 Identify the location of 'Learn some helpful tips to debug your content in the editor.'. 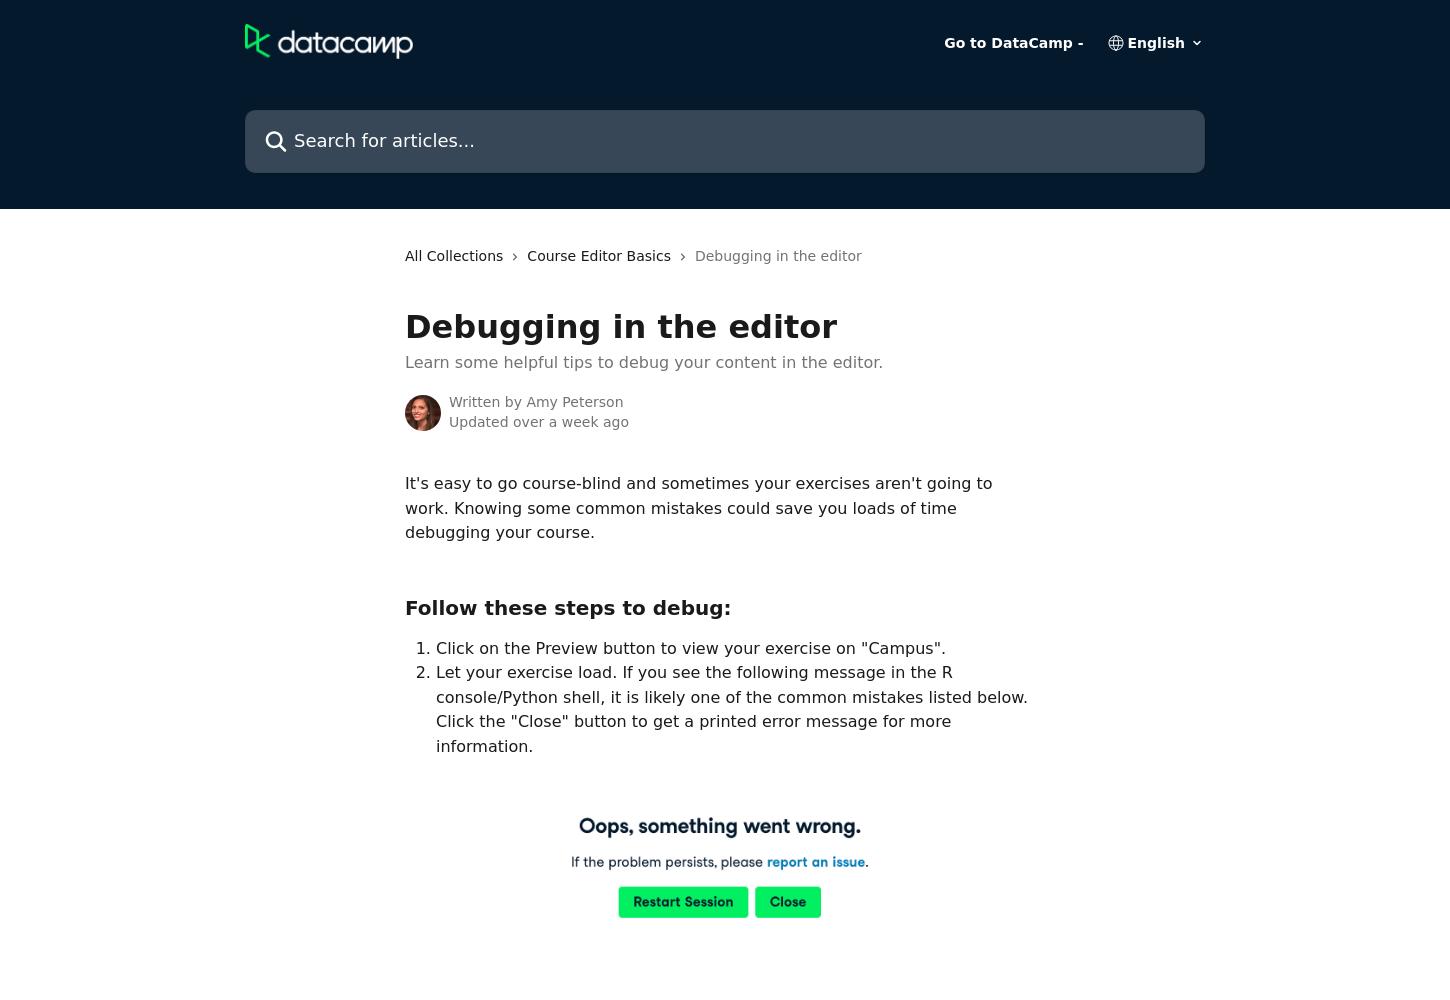
(642, 361).